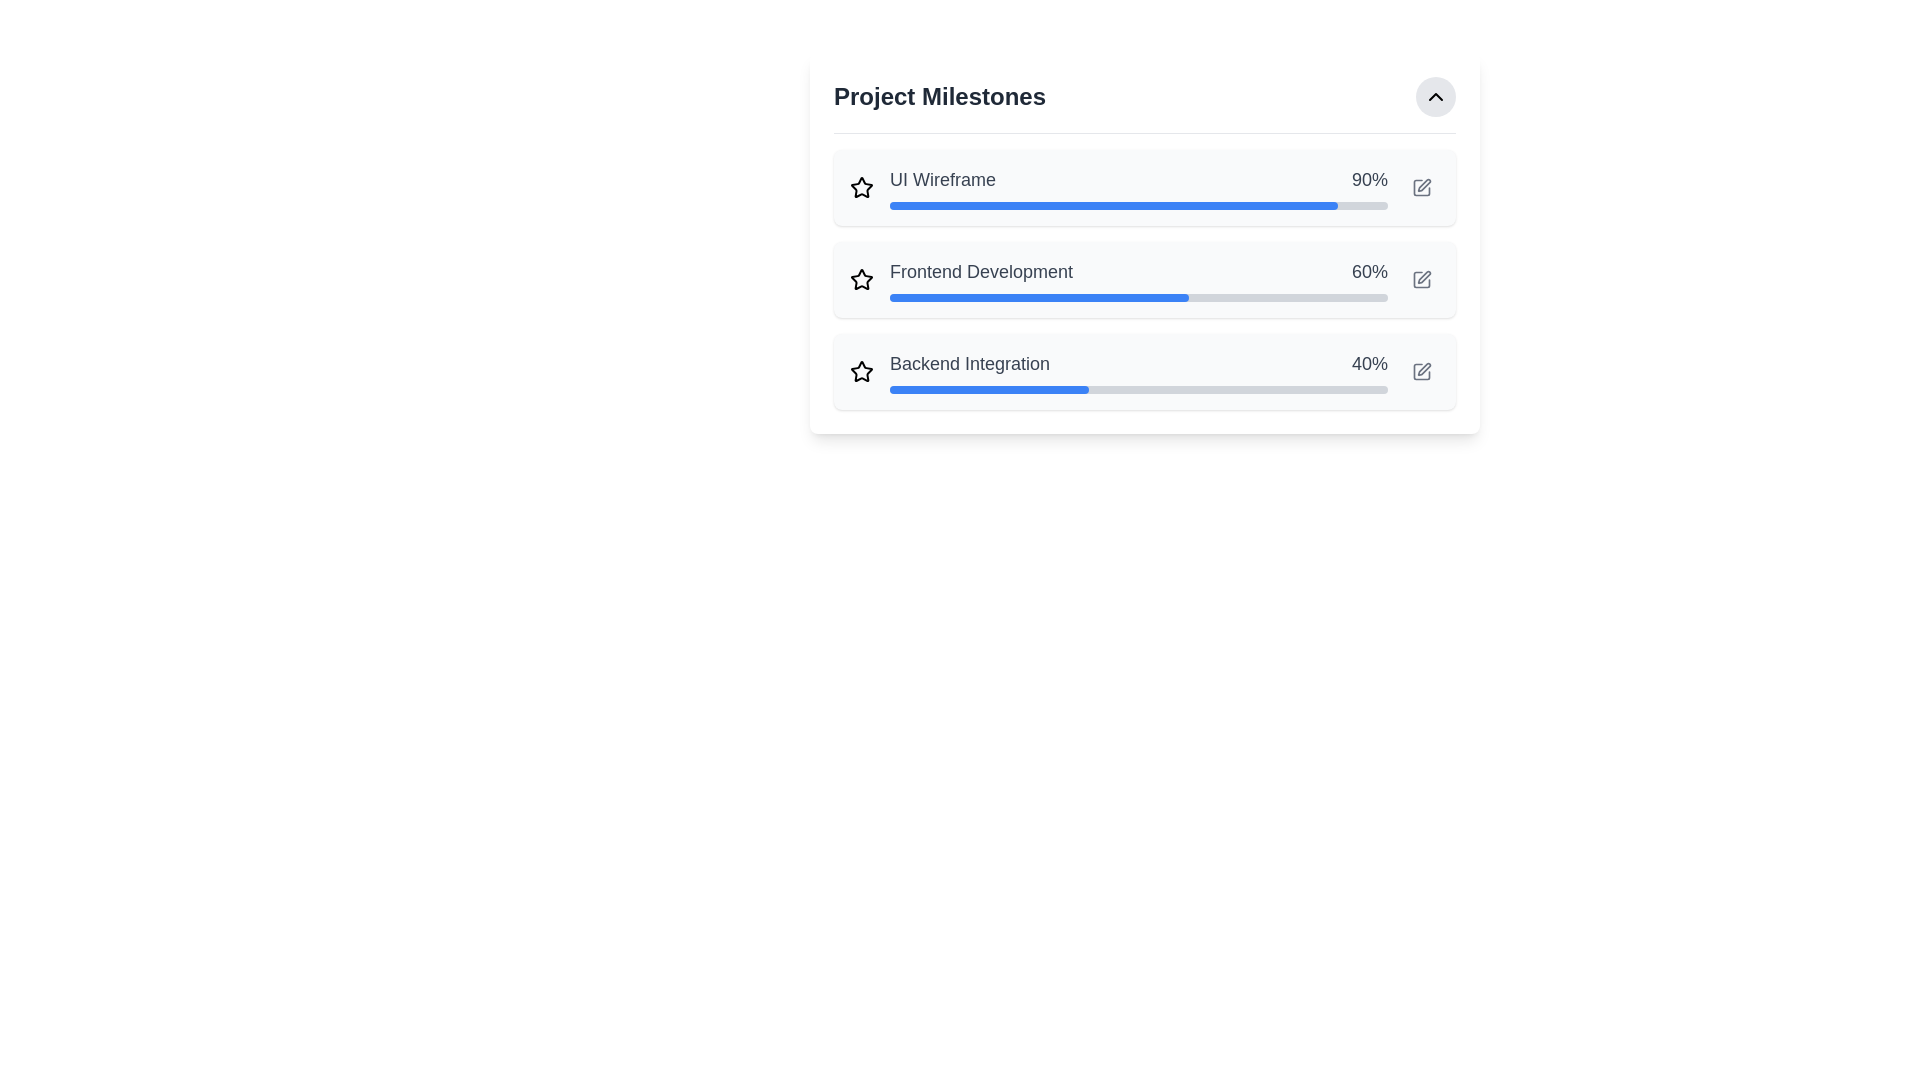 The image size is (1920, 1080). Describe the element at coordinates (989, 389) in the screenshot. I see `the Progress indicator representing the completion percentage of the 'Backend Integration' task, located at the bottom of the progress bars list` at that location.